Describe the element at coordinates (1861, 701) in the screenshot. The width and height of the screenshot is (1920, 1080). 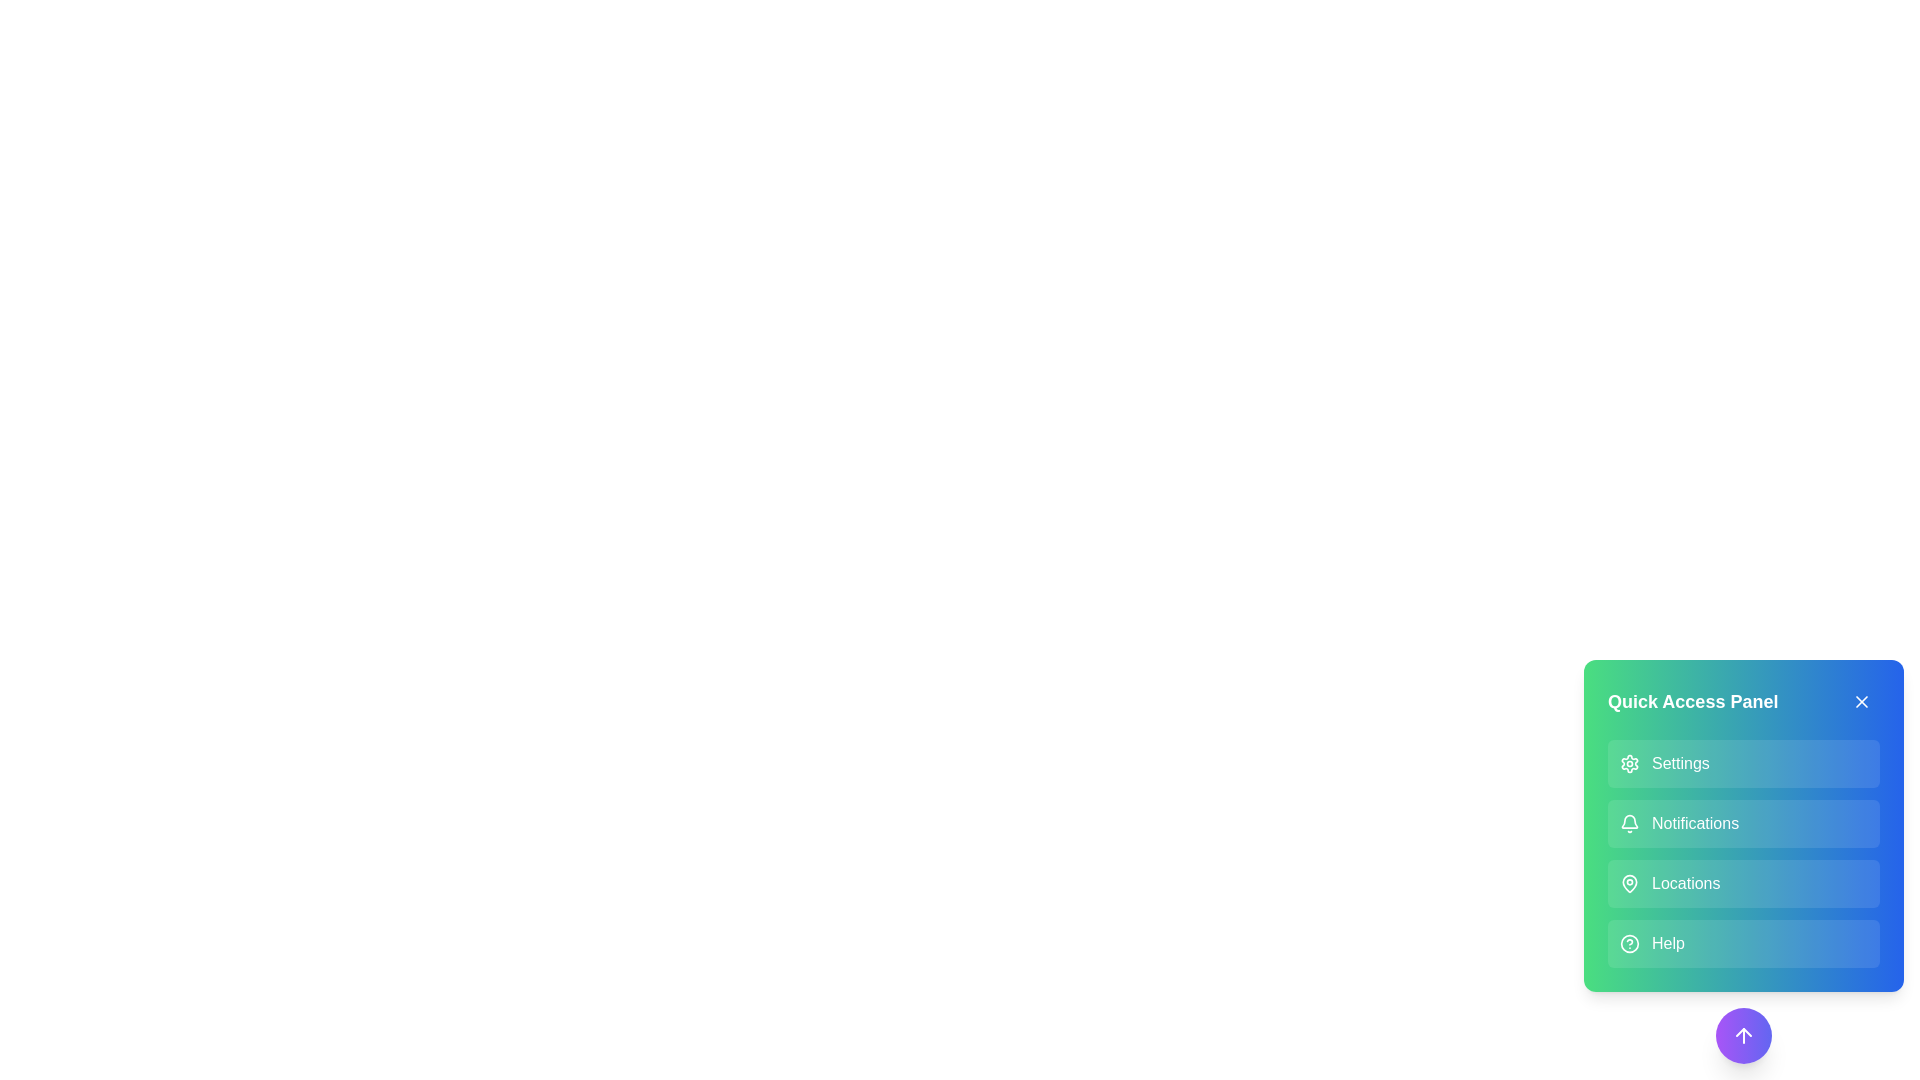
I see `the 'X' close button located in the top-right corner of the Quick Access Panel` at that location.